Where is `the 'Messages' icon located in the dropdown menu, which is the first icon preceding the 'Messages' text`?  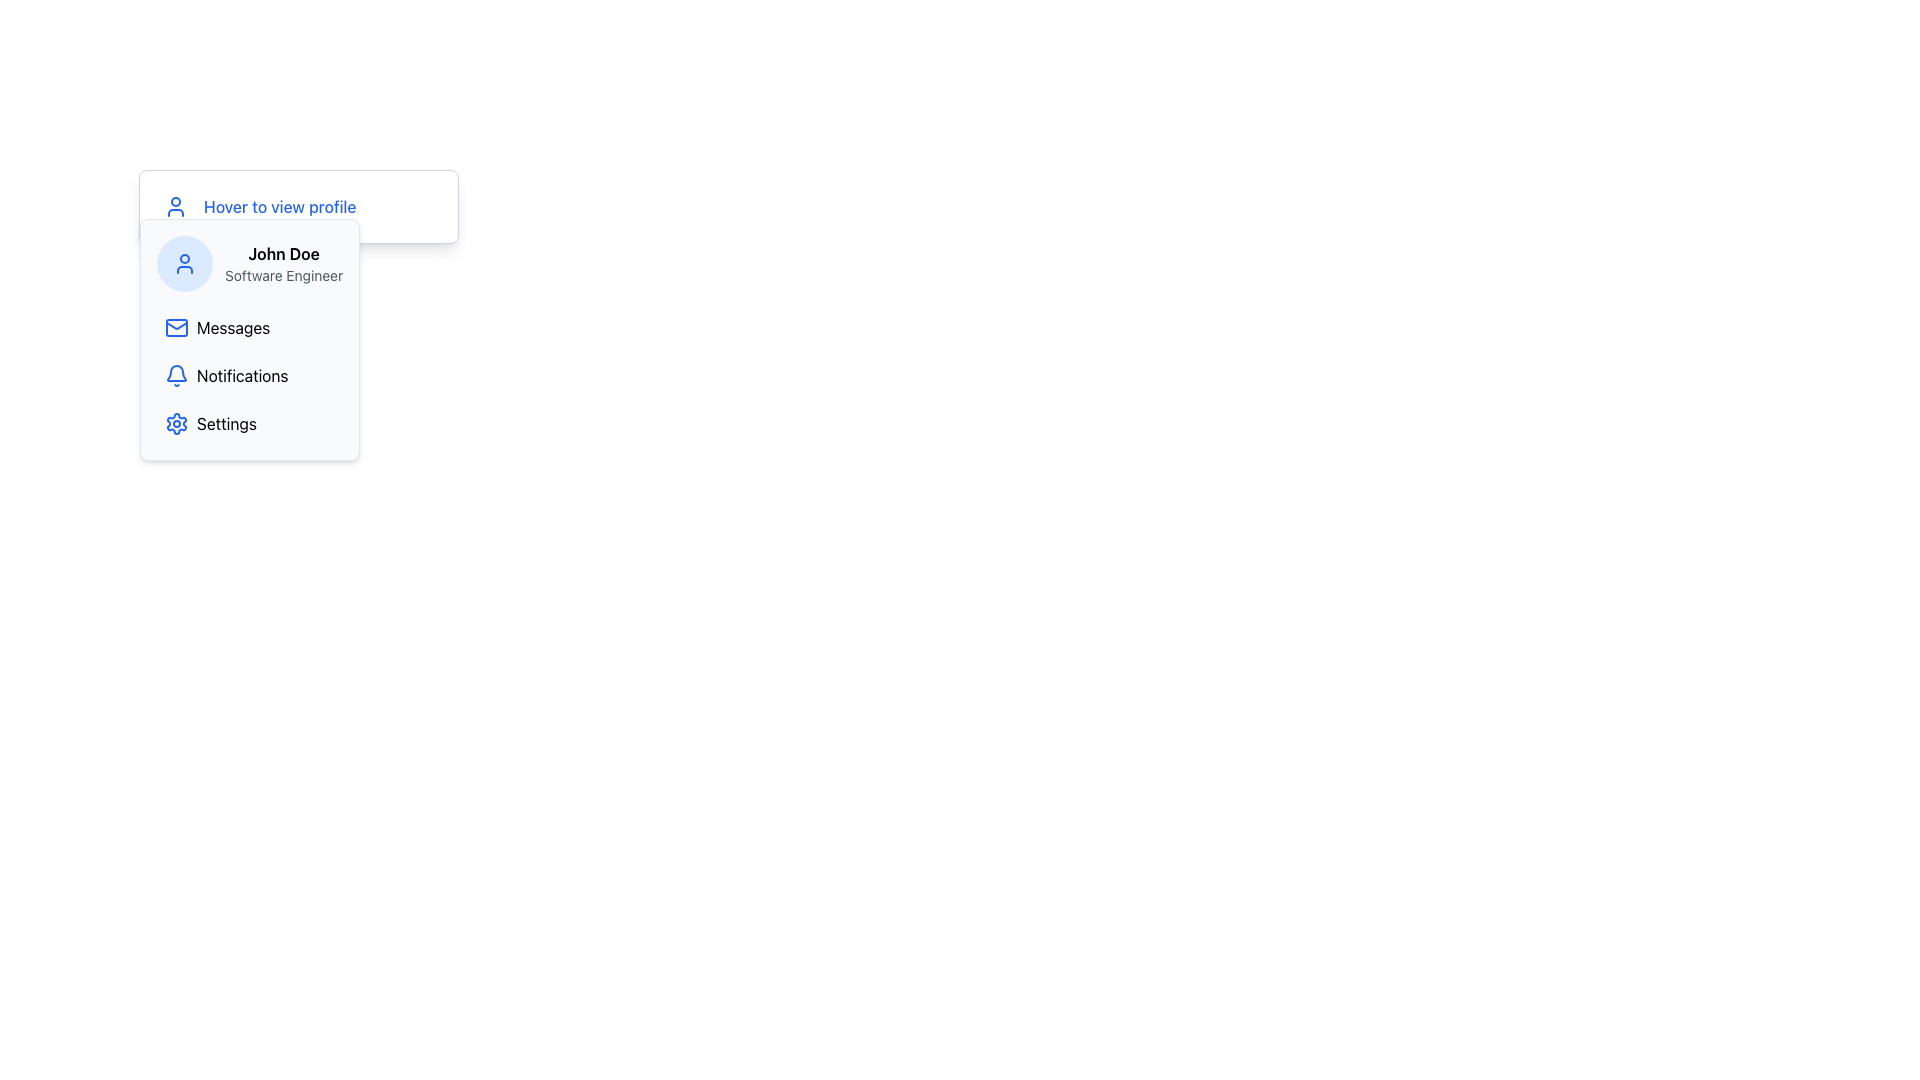
the 'Messages' icon located in the dropdown menu, which is the first icon preceding the 'Messages' text is located at coordinates (177, 326).